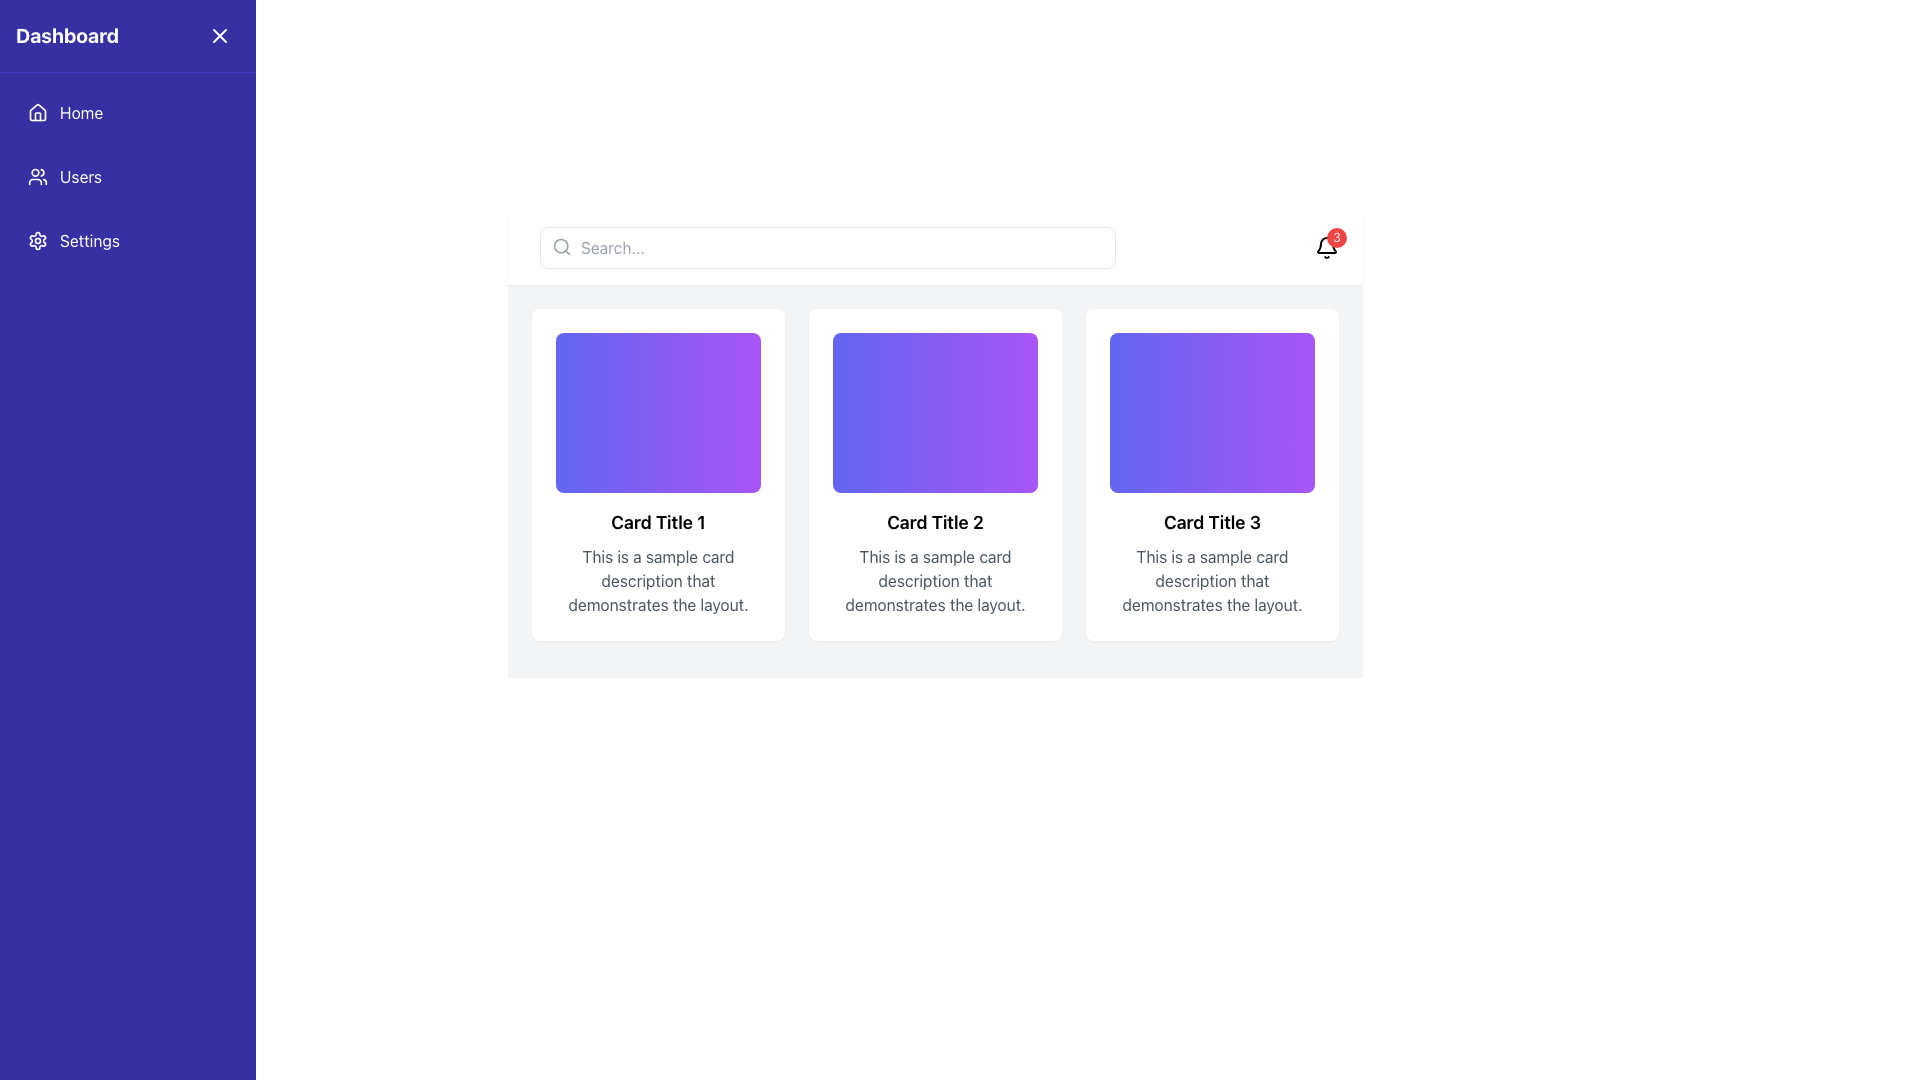 This screenshot has height=1080, width=1920. I want to click on the navigation link at the top of the vertical menu, so click(127, 112).